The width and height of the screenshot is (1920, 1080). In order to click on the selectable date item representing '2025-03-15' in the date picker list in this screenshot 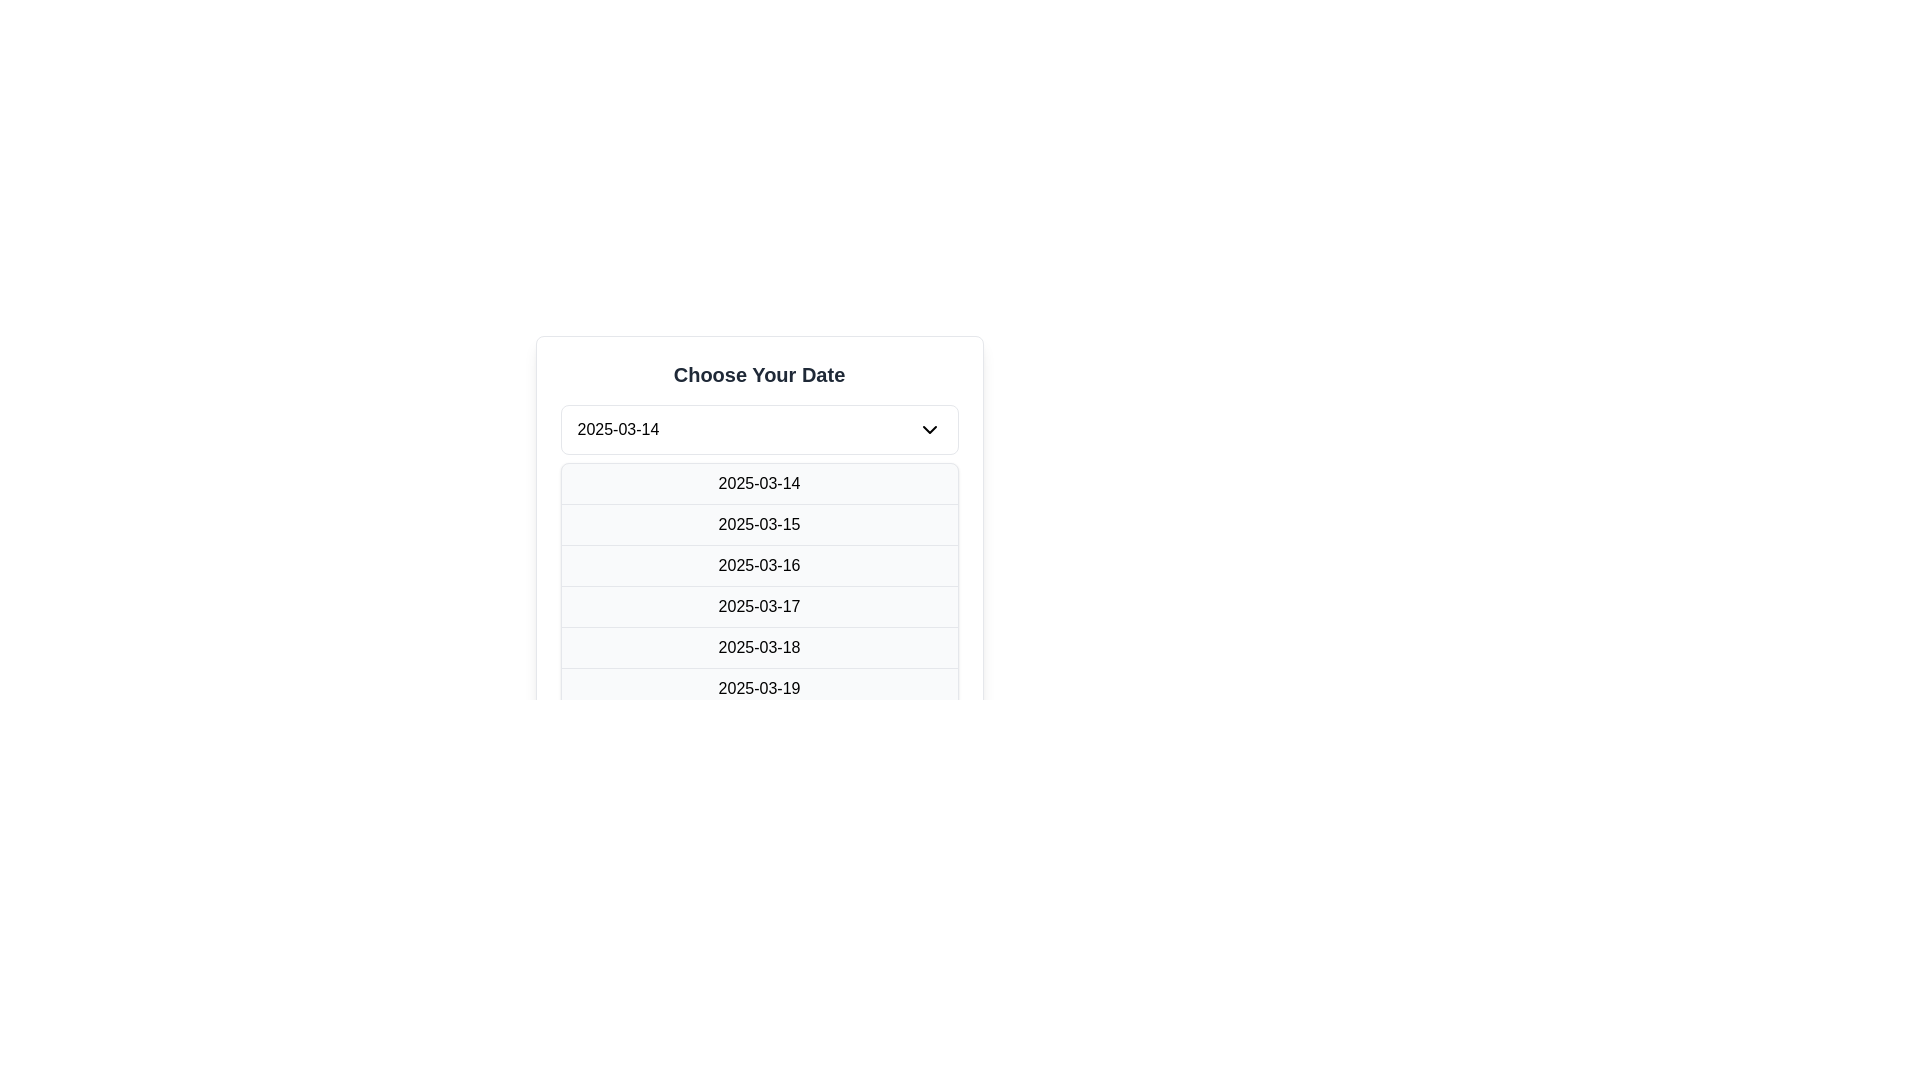, I will do `click(758, 523)`.